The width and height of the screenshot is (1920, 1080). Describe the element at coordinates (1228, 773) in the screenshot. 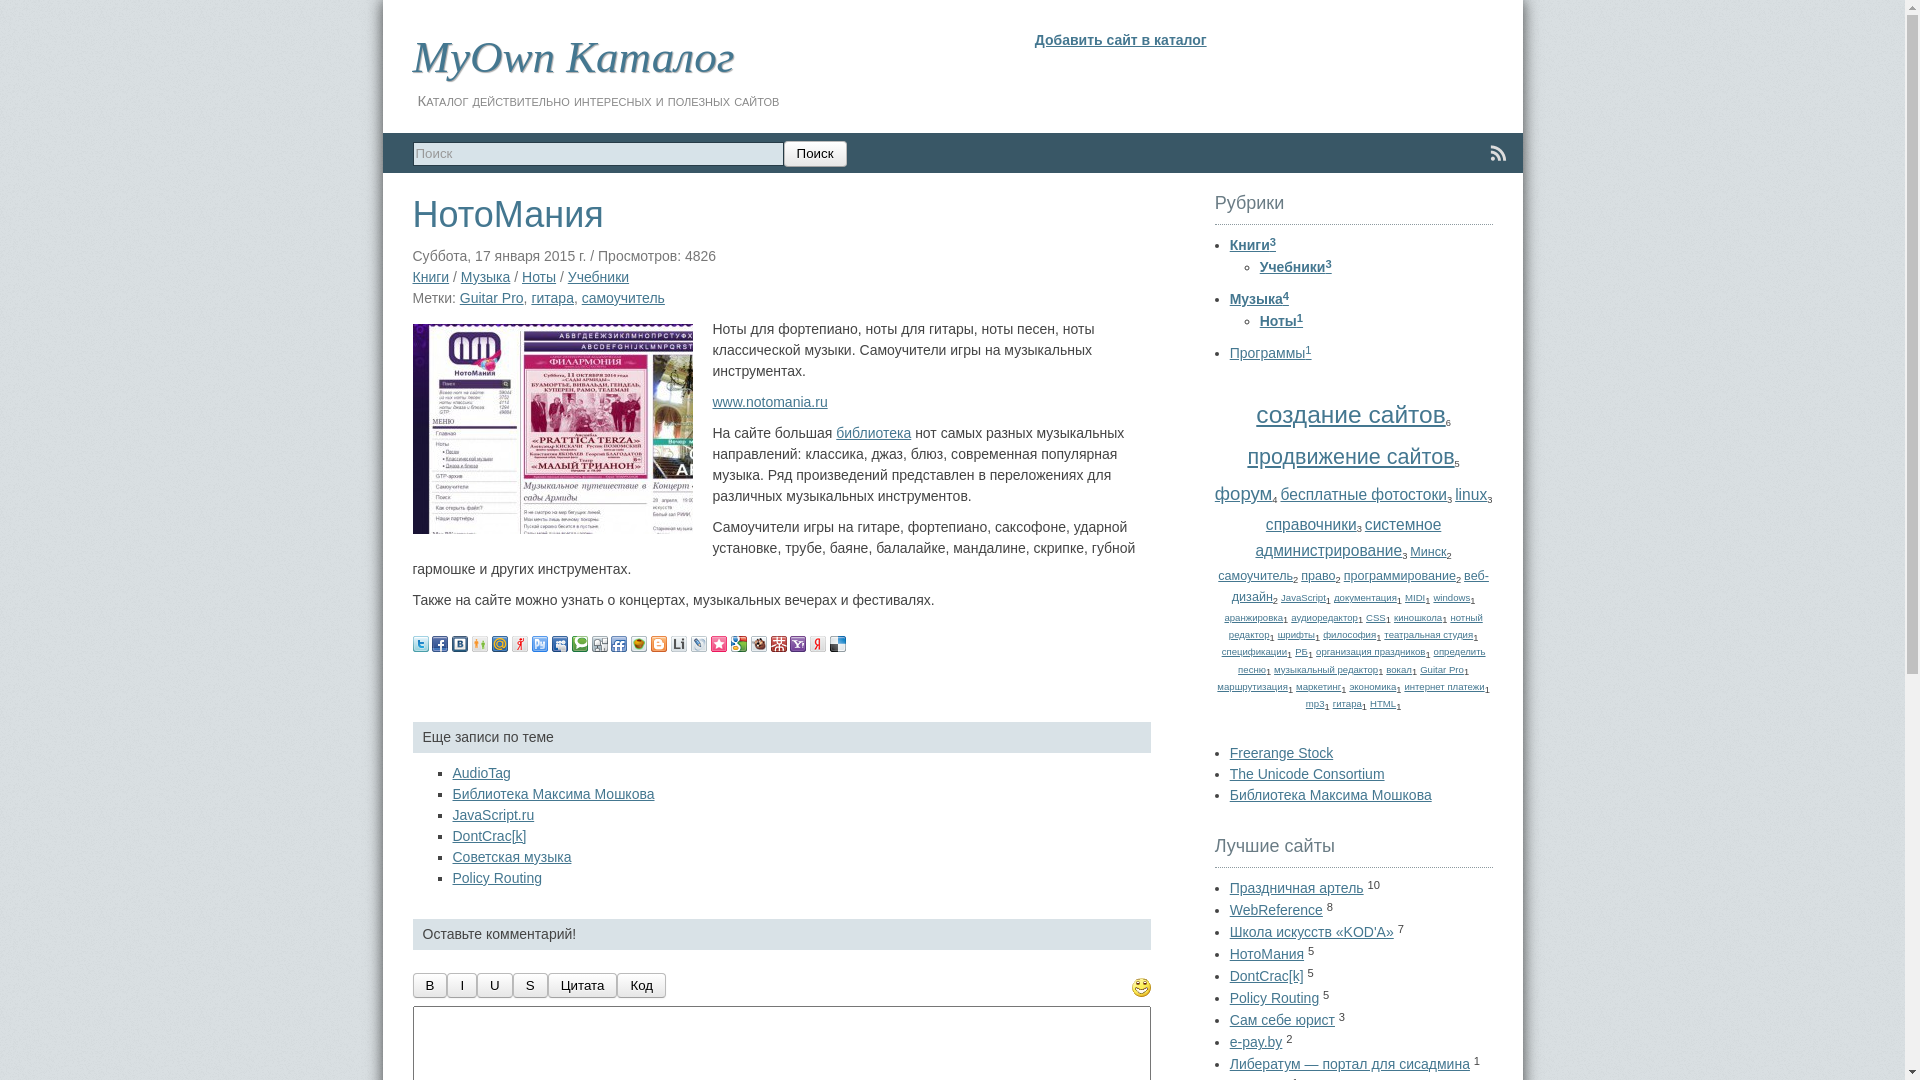

I see `'The Unicode Consortium'` at that location.